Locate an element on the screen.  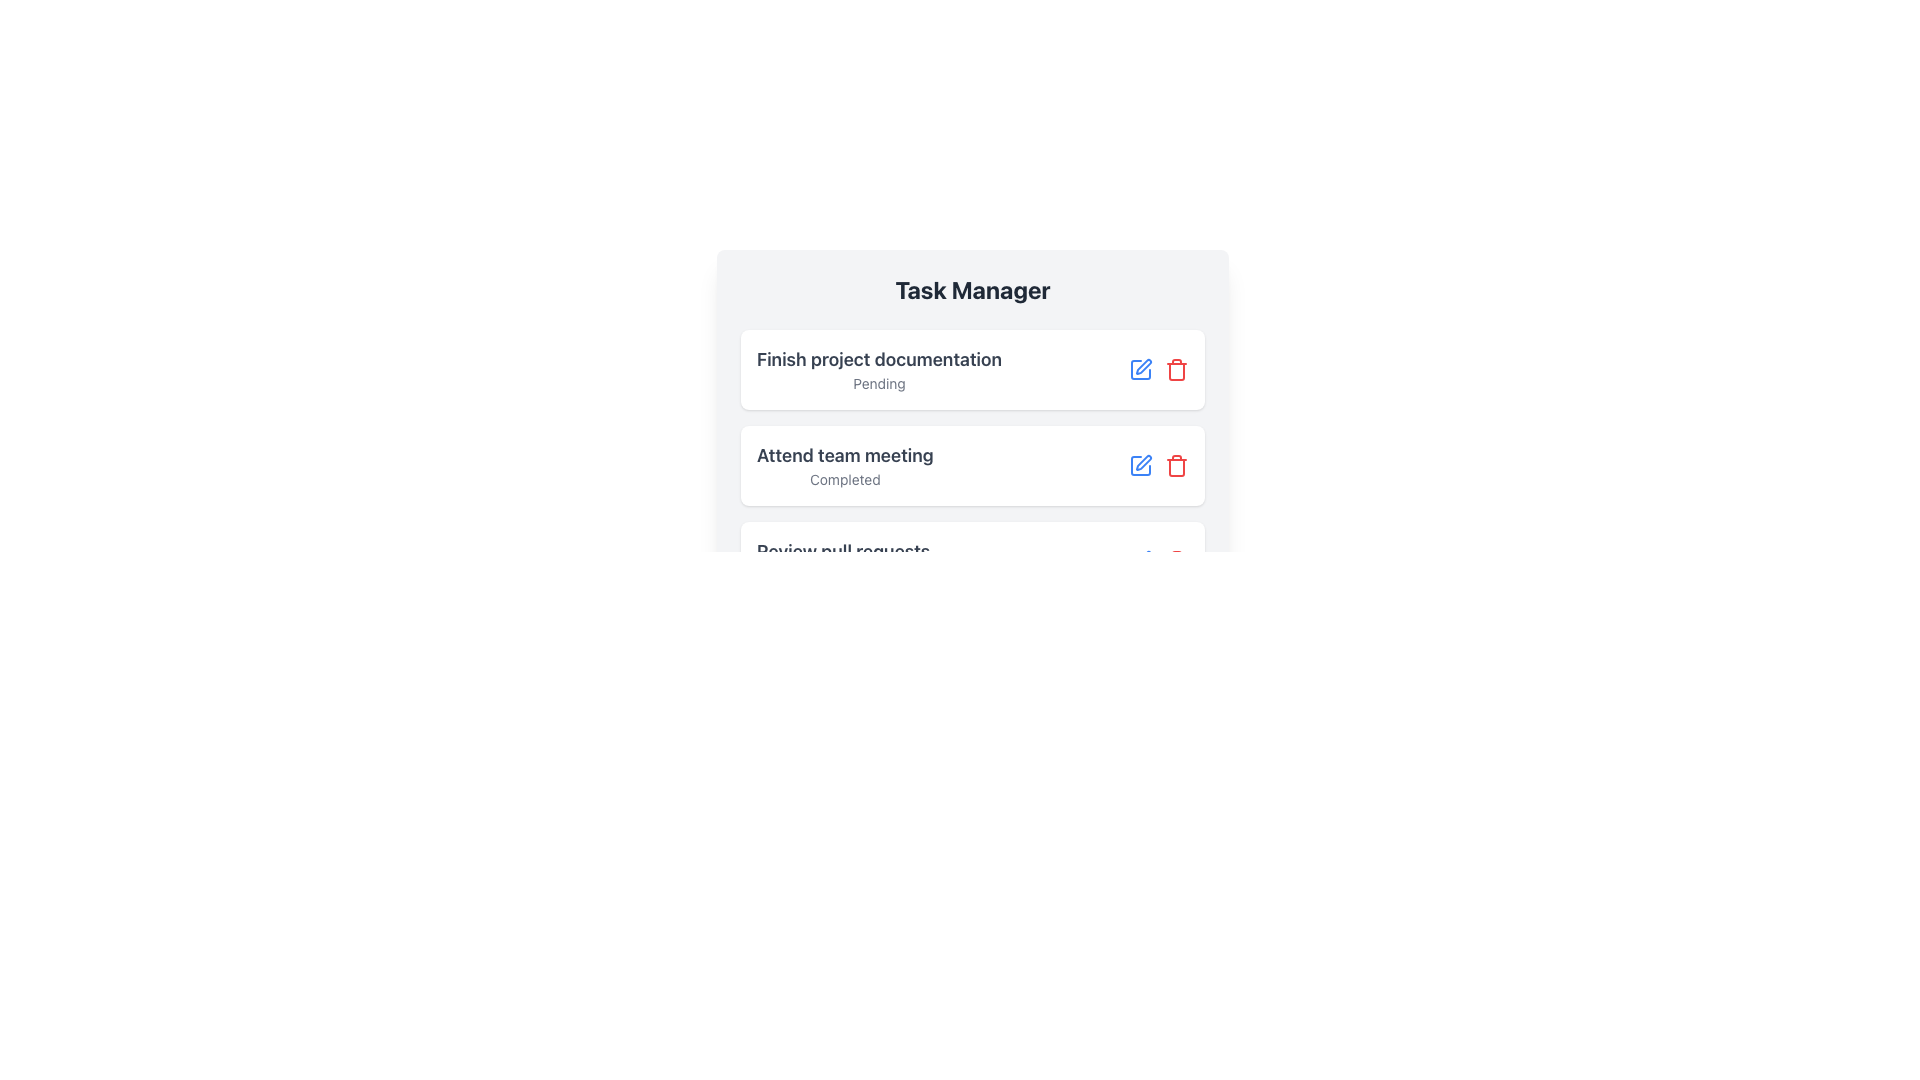
the text block titled 'Review pull requests' that displays the status 'In Progress' within the 'Task Manager' interface is located at coordinates (843, 562).